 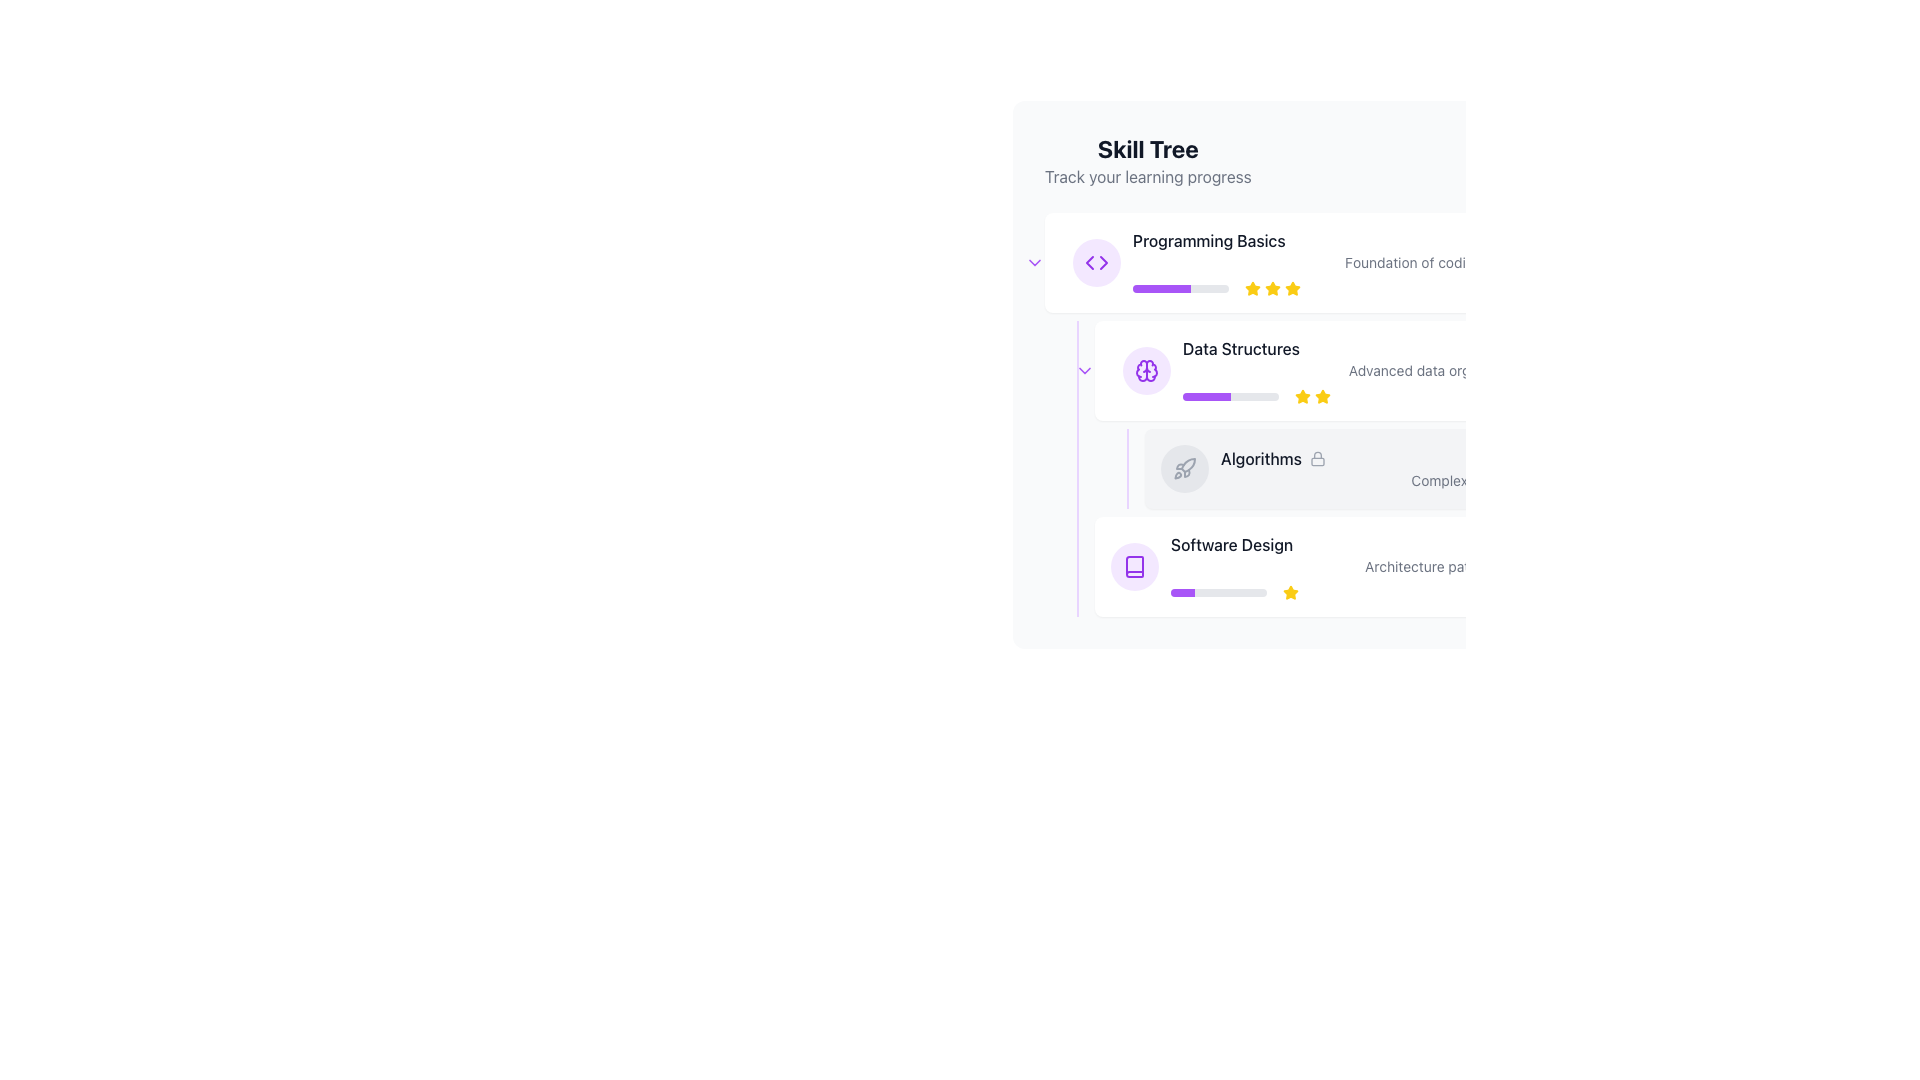 What do you see at coordinates (1412, 261) in the screenshot?
I see `the text label that reads 'Foundation of coding', which is displayed in a smaller, gray font below the bold title 'Programming Basics' in the skill tree list` at bounding box center [1412, 261].